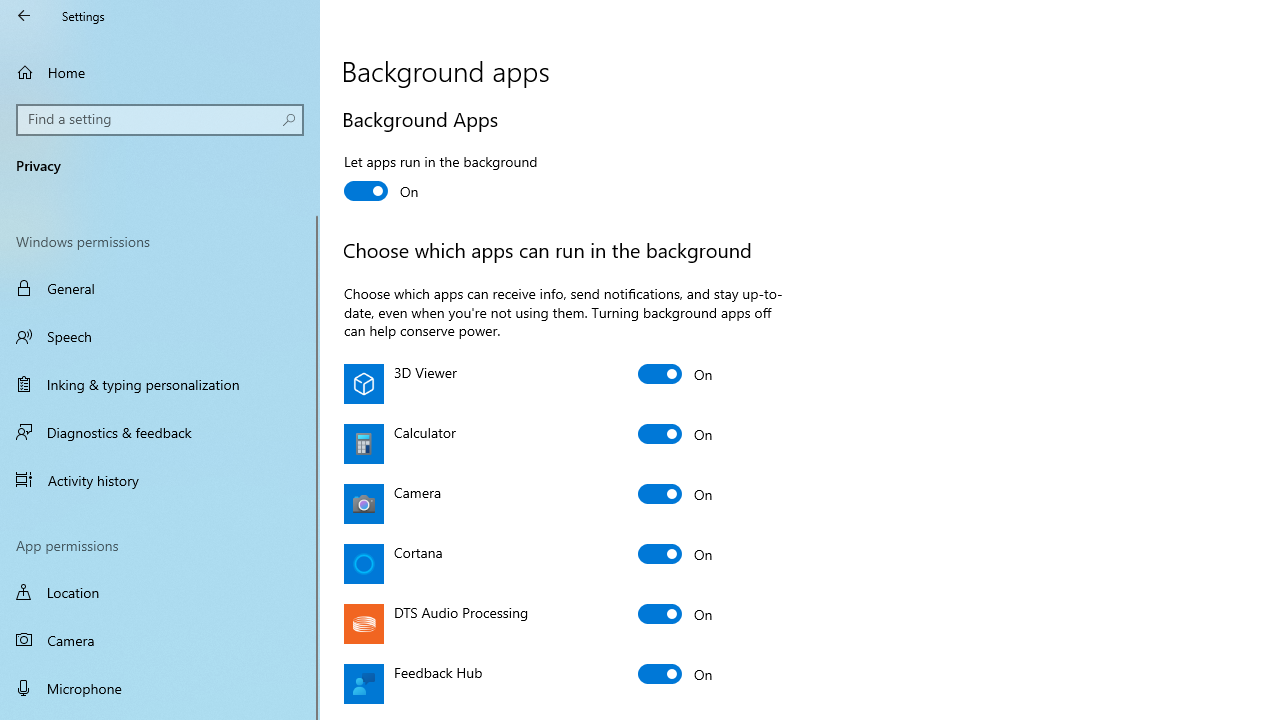  What do you see at coordinates (160, 288) in the screenshot?
I see `'General'` at bounding box center [160, 288].